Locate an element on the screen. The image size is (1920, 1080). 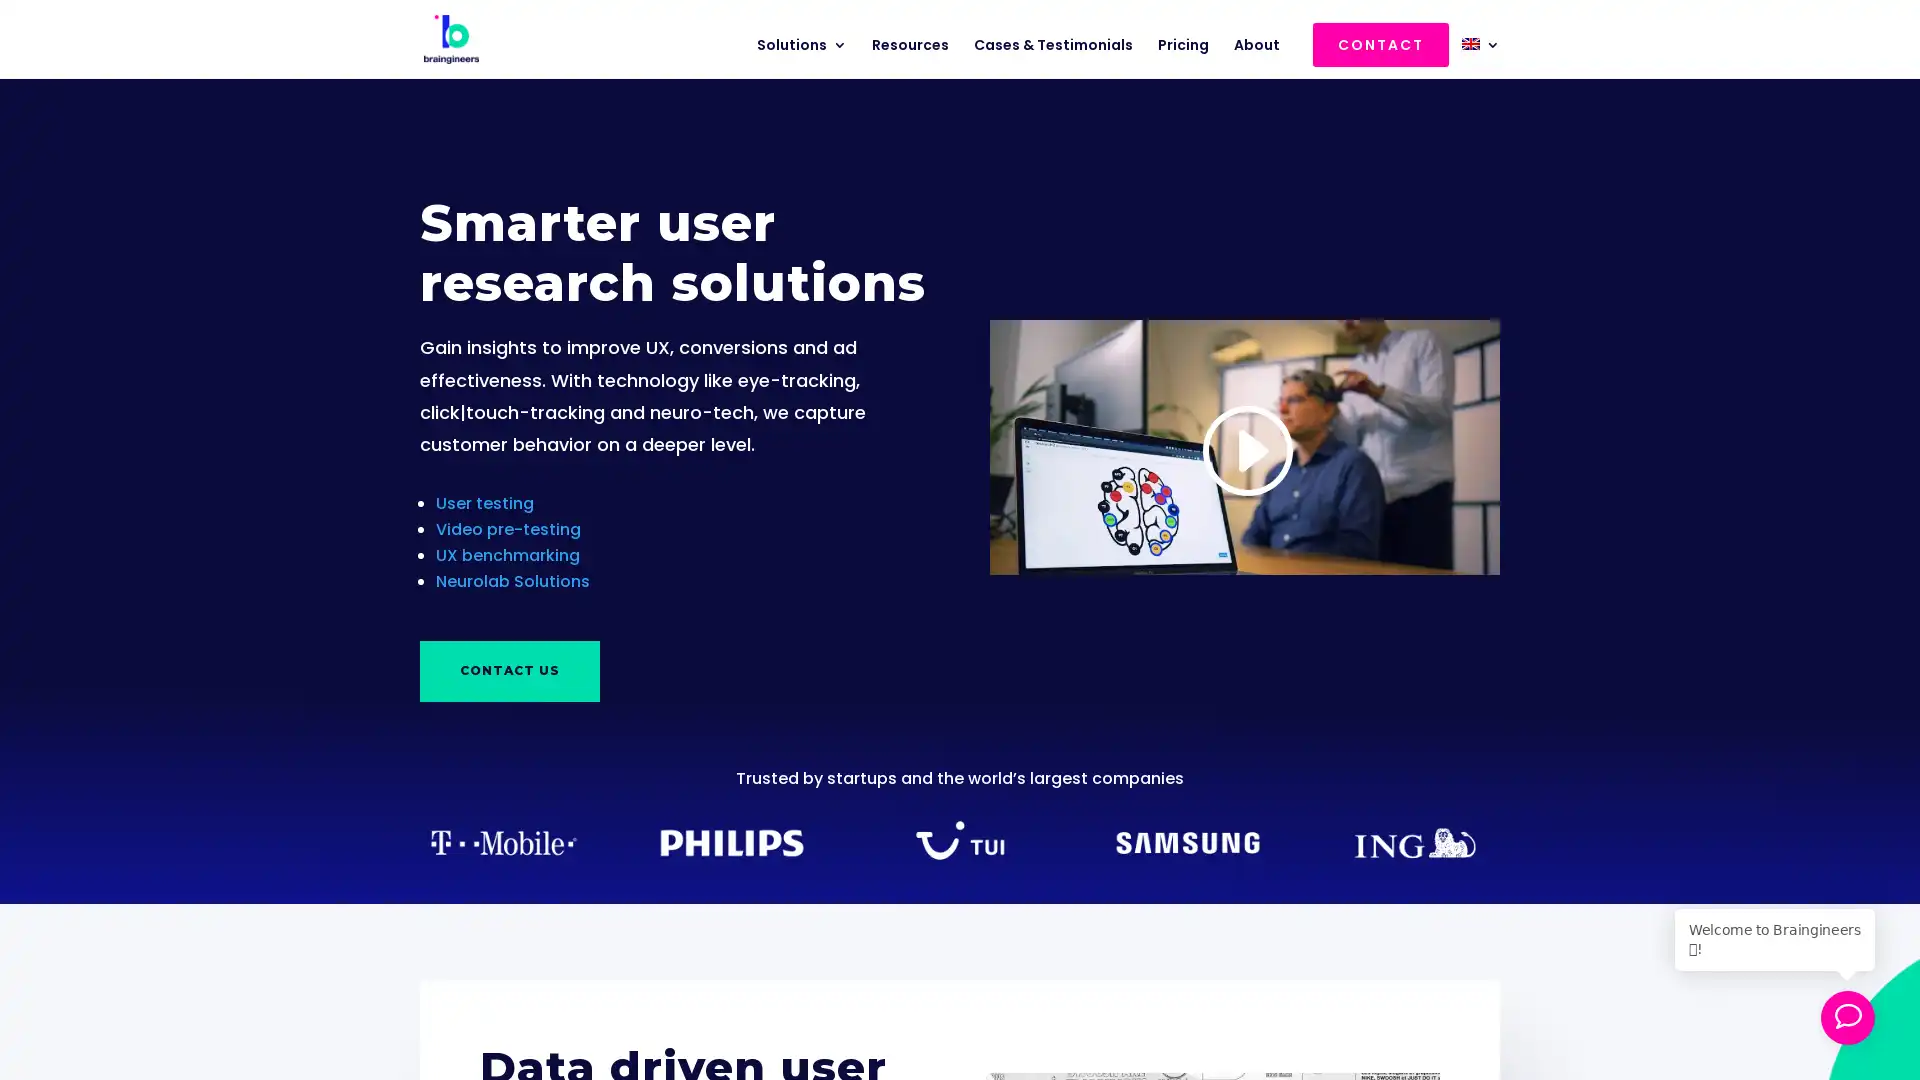
Download 5 is located at coordinates (268, 1040).